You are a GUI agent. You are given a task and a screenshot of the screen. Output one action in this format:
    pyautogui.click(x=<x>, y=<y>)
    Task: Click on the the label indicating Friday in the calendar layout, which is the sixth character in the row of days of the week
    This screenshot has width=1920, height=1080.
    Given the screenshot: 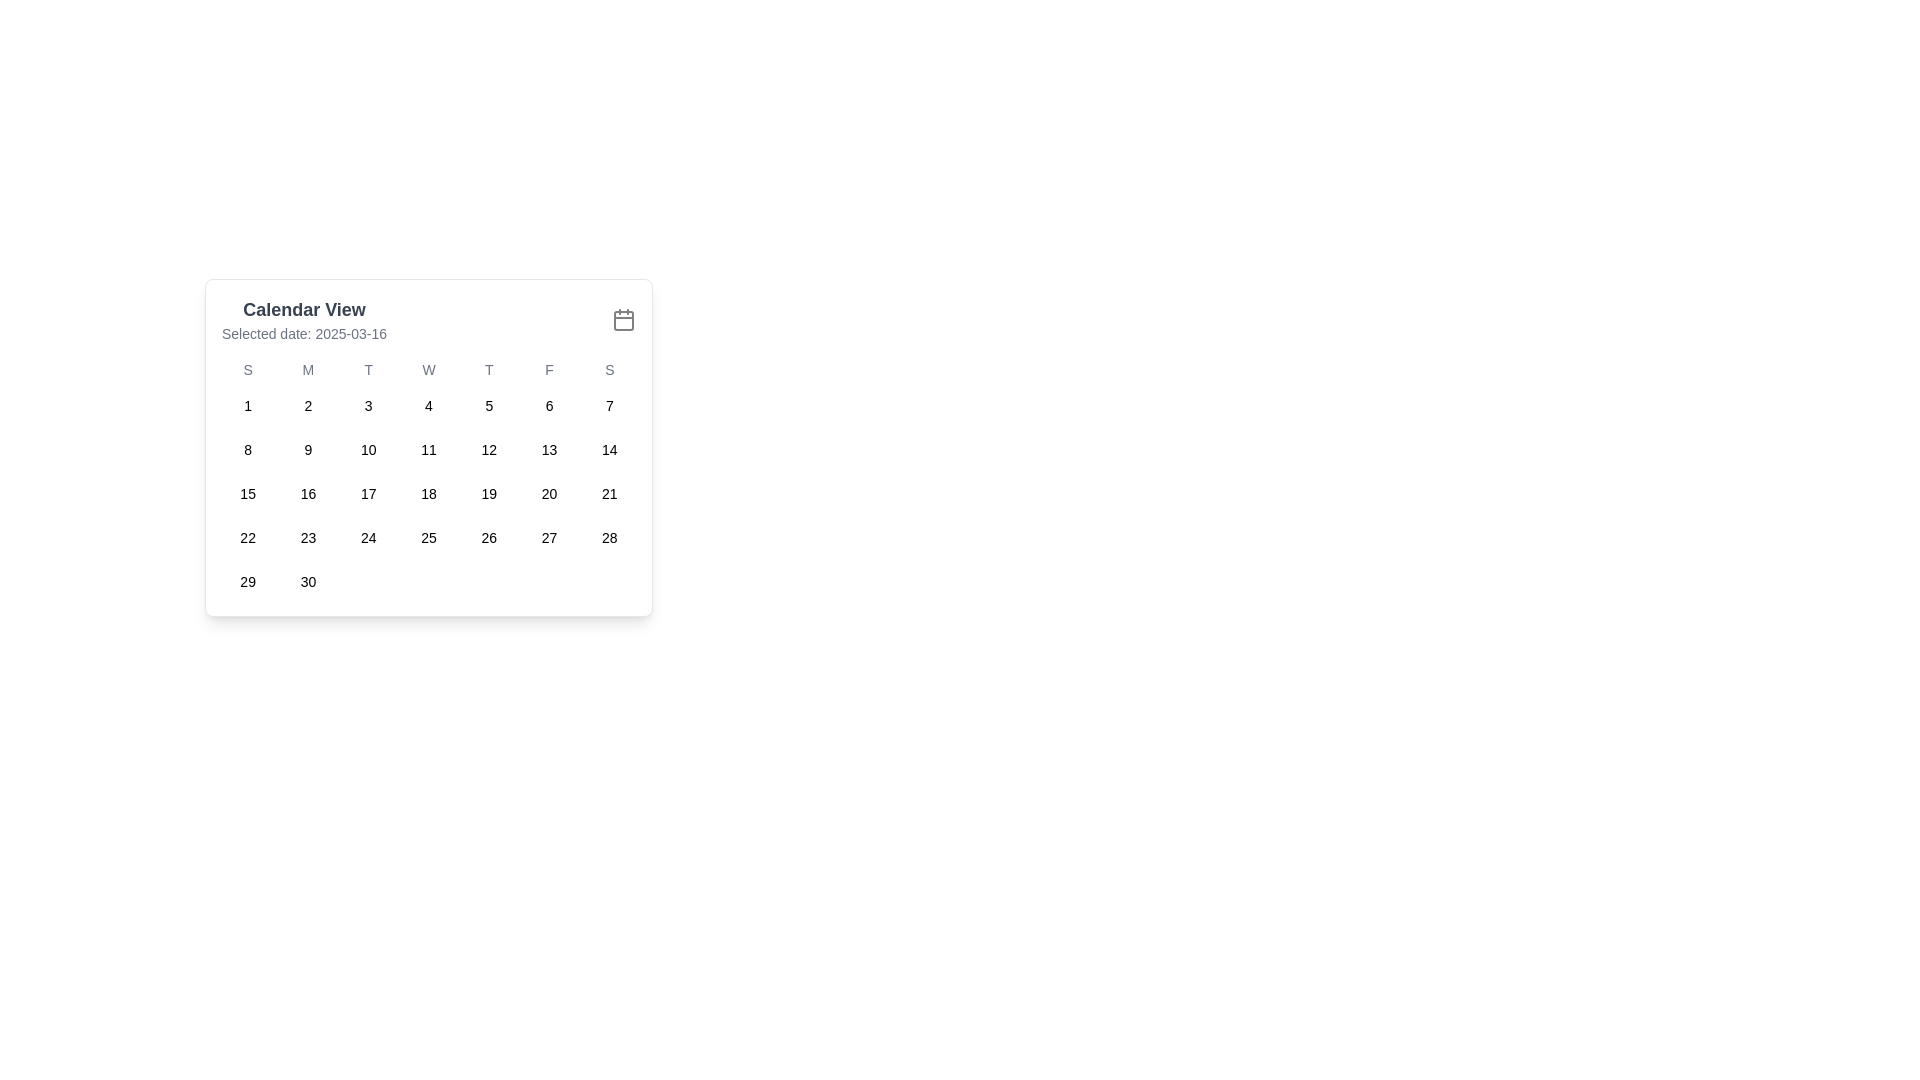 What is the action you would take?
    pyautogui.click(x=549, y=370)
    